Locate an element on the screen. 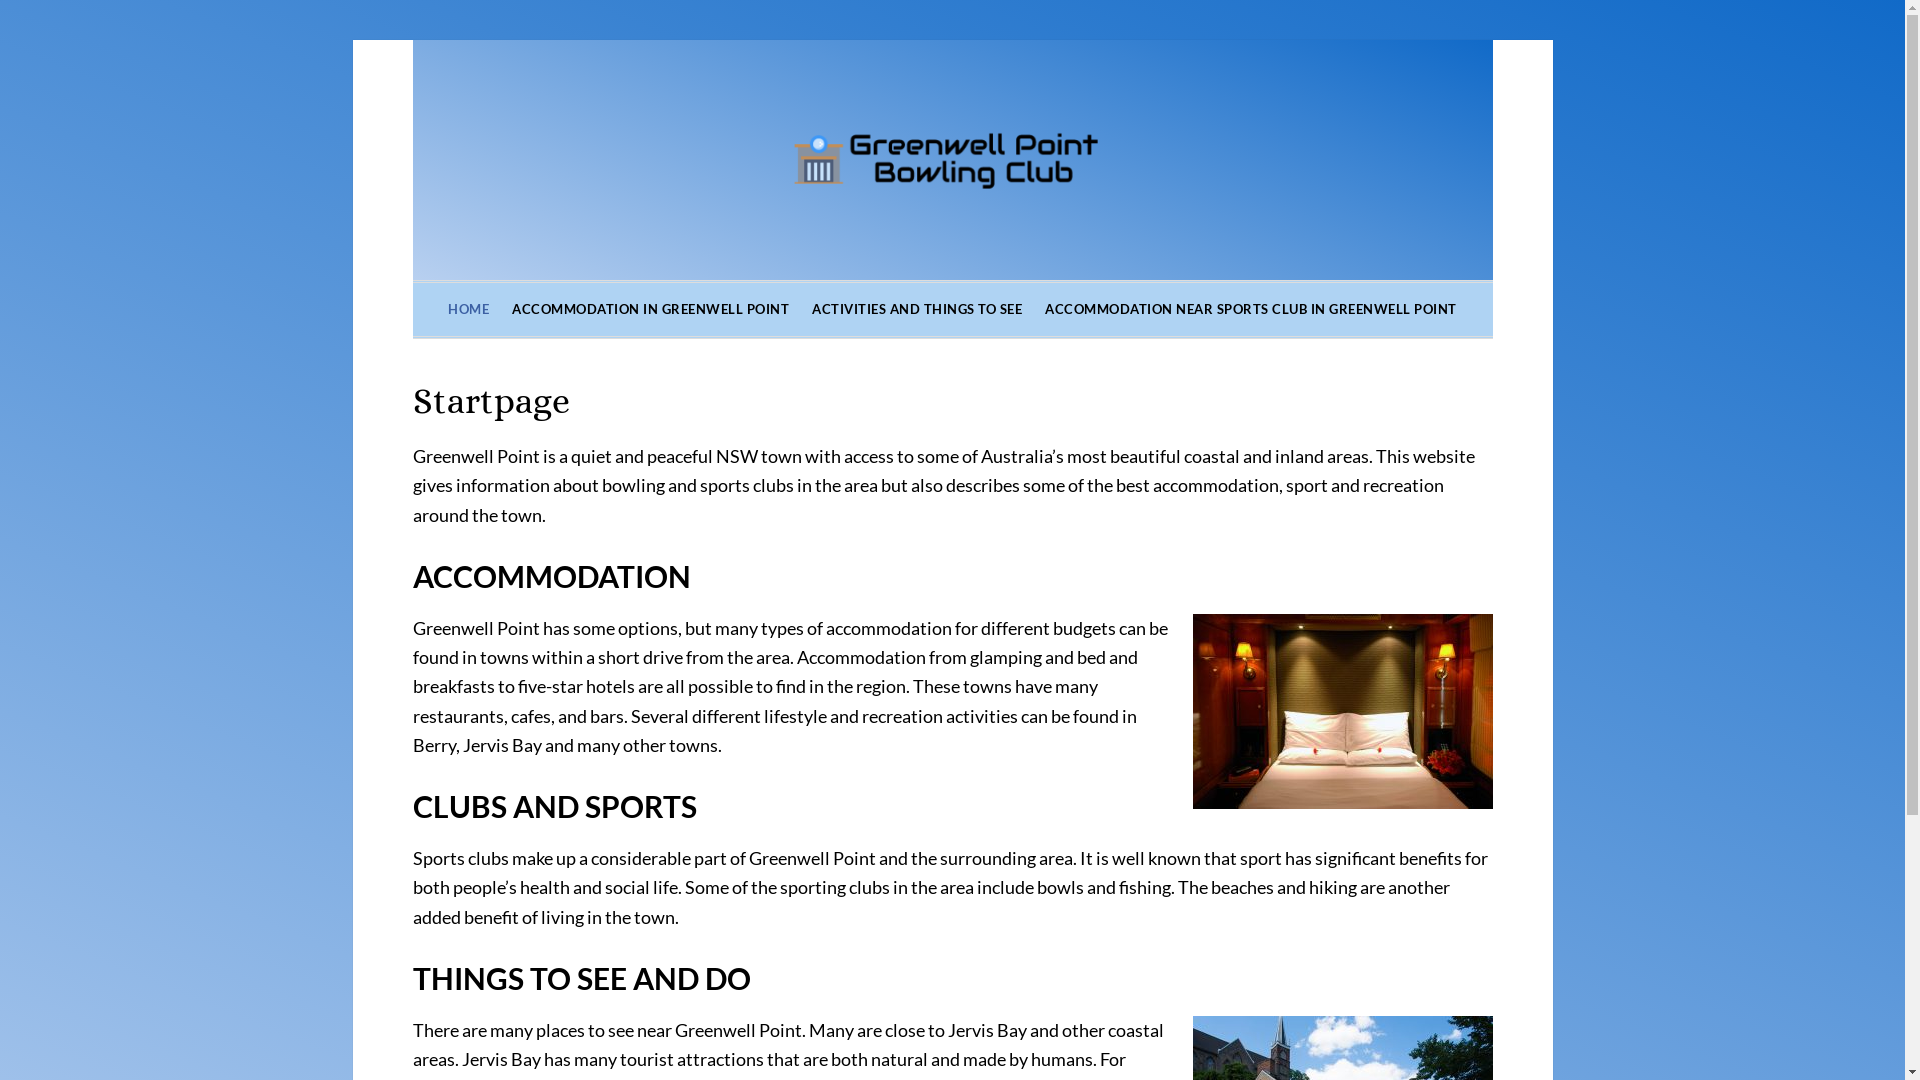  'ACTIVITIES AND THINGS TO SEE' is located at coordinates (915, 309).